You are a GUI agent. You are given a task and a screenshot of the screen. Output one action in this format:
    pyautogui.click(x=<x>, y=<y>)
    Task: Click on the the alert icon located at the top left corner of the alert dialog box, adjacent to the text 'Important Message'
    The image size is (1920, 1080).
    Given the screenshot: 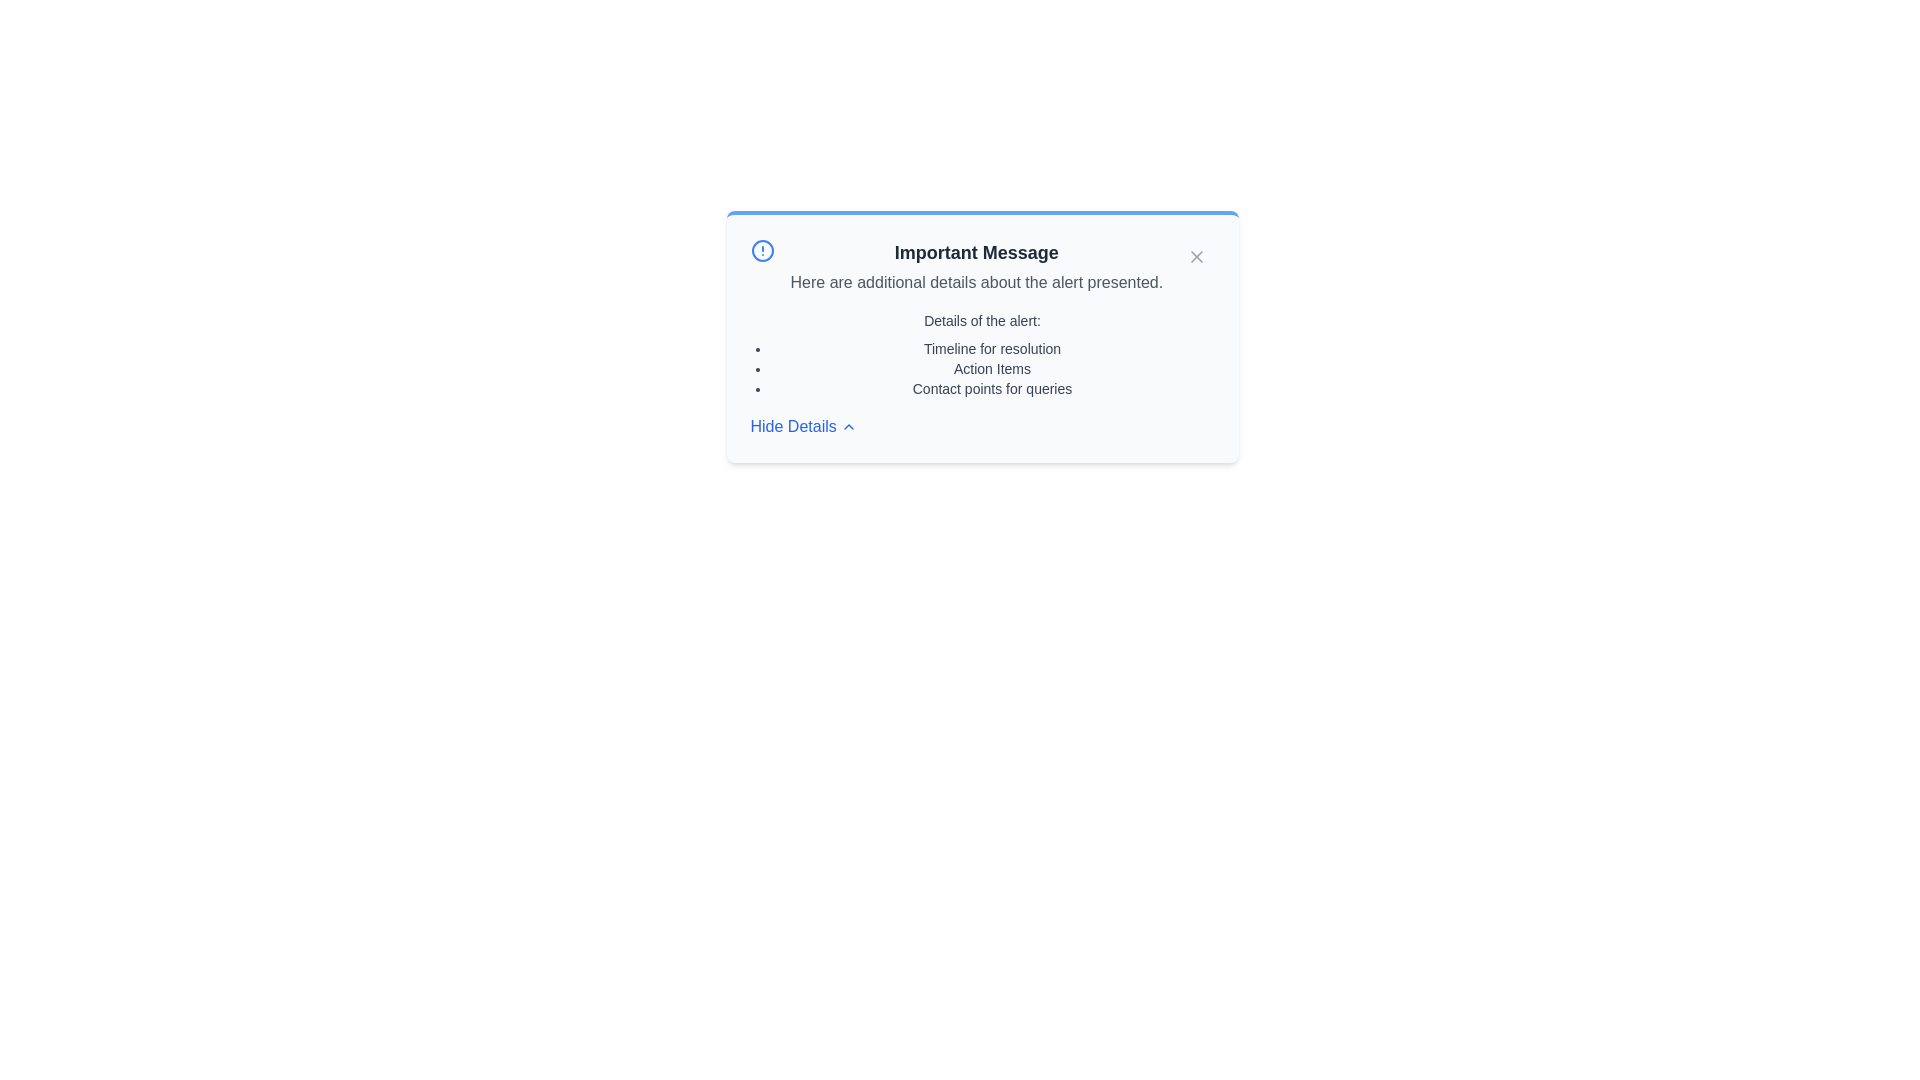 What is the action you would take?
    pyautogui.click(x=761, y=249)
    